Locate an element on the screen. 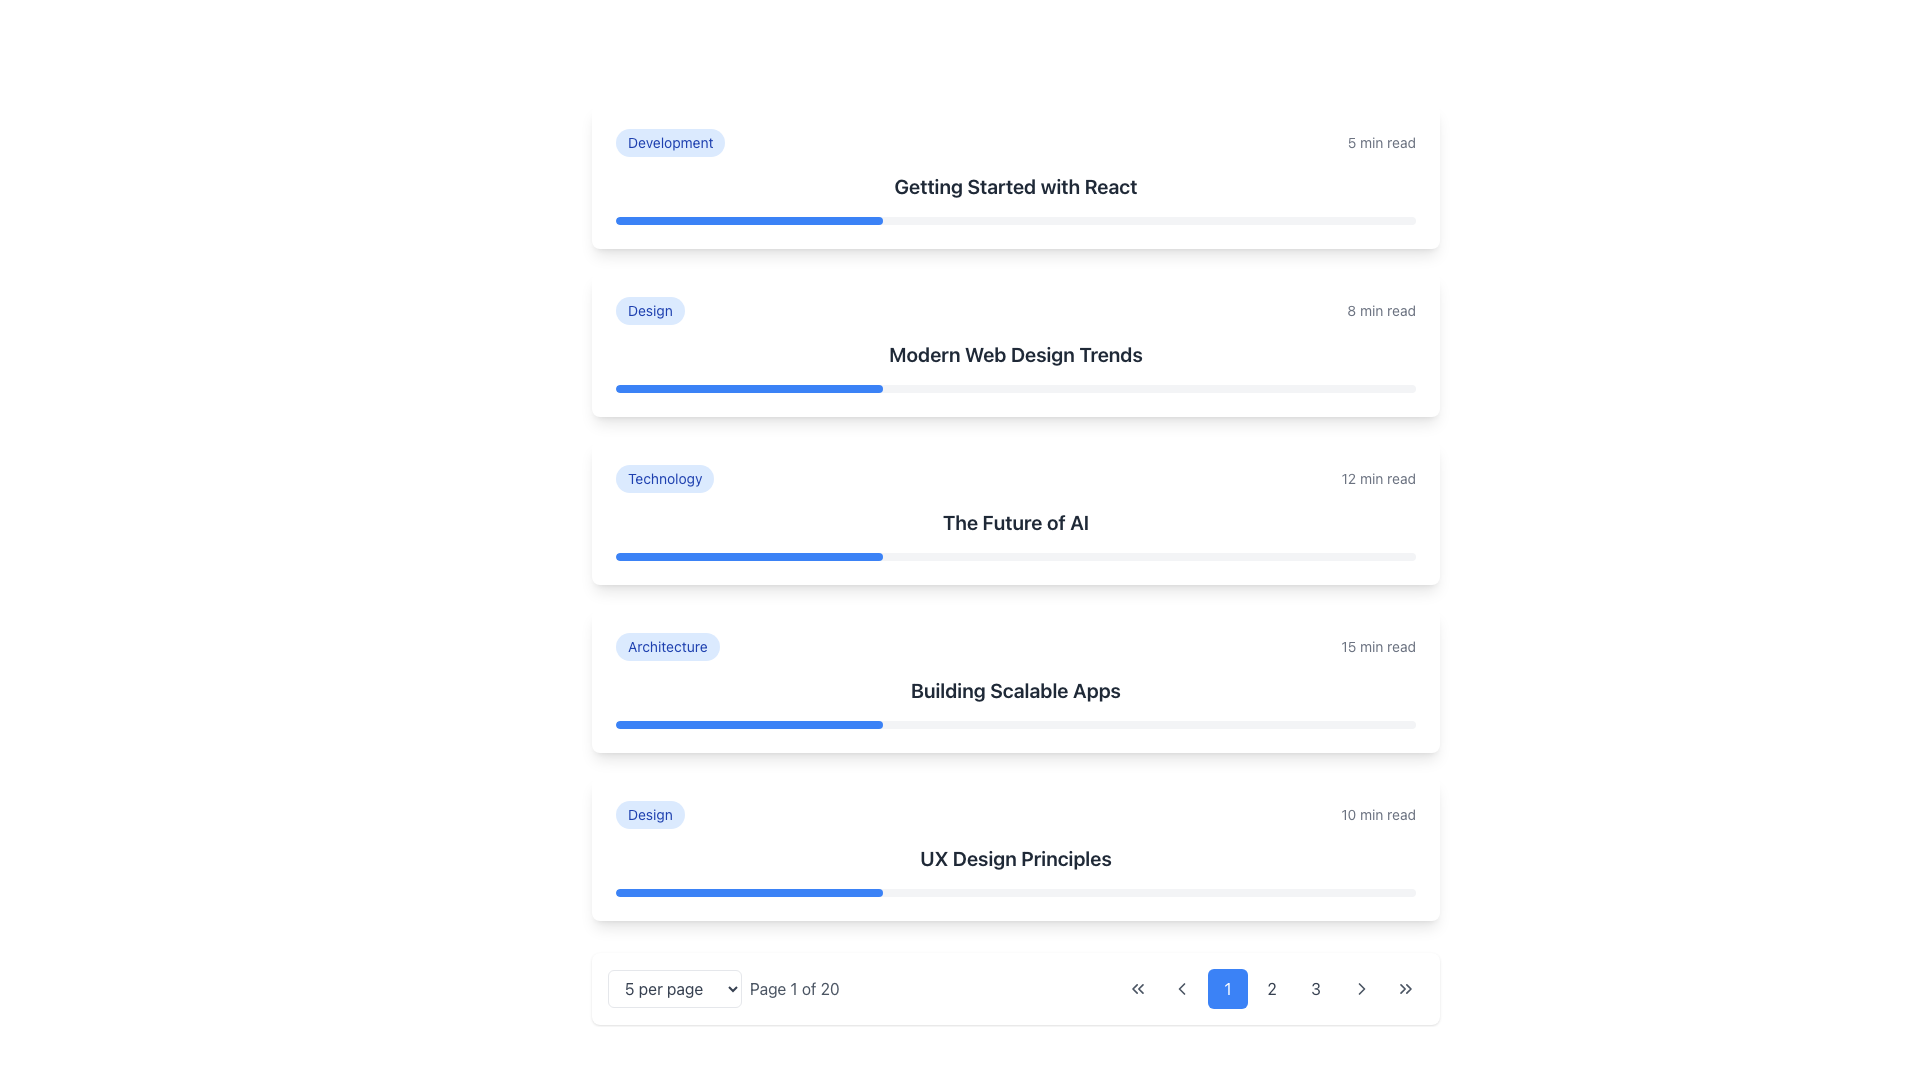  the progress visually on the horizontal progress bar located beneath the headline 'Getting Started with React', which is characterized by a gray background and a blue filled portion extending to one-third of its width is located at coordinates (1016, 220).